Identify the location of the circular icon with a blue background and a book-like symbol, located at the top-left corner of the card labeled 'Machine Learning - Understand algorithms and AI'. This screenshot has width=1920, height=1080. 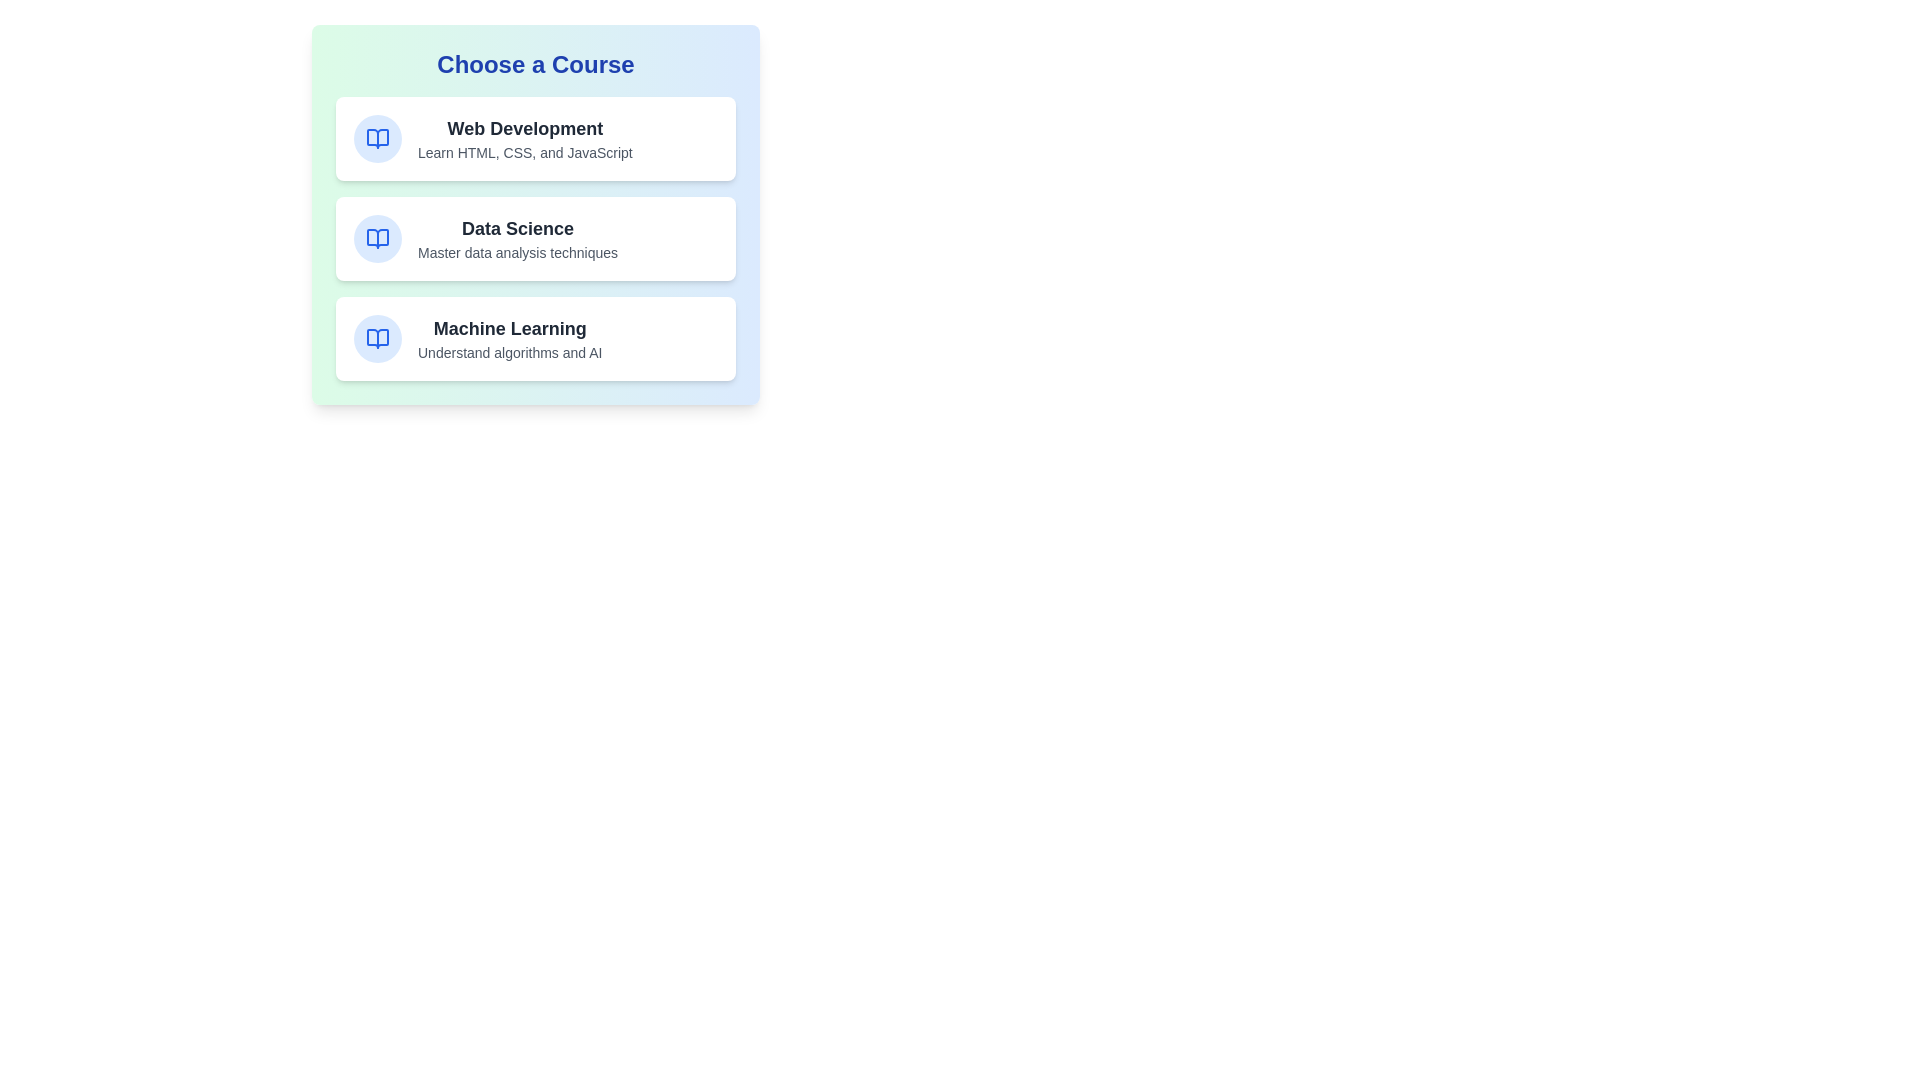
(378, 338).